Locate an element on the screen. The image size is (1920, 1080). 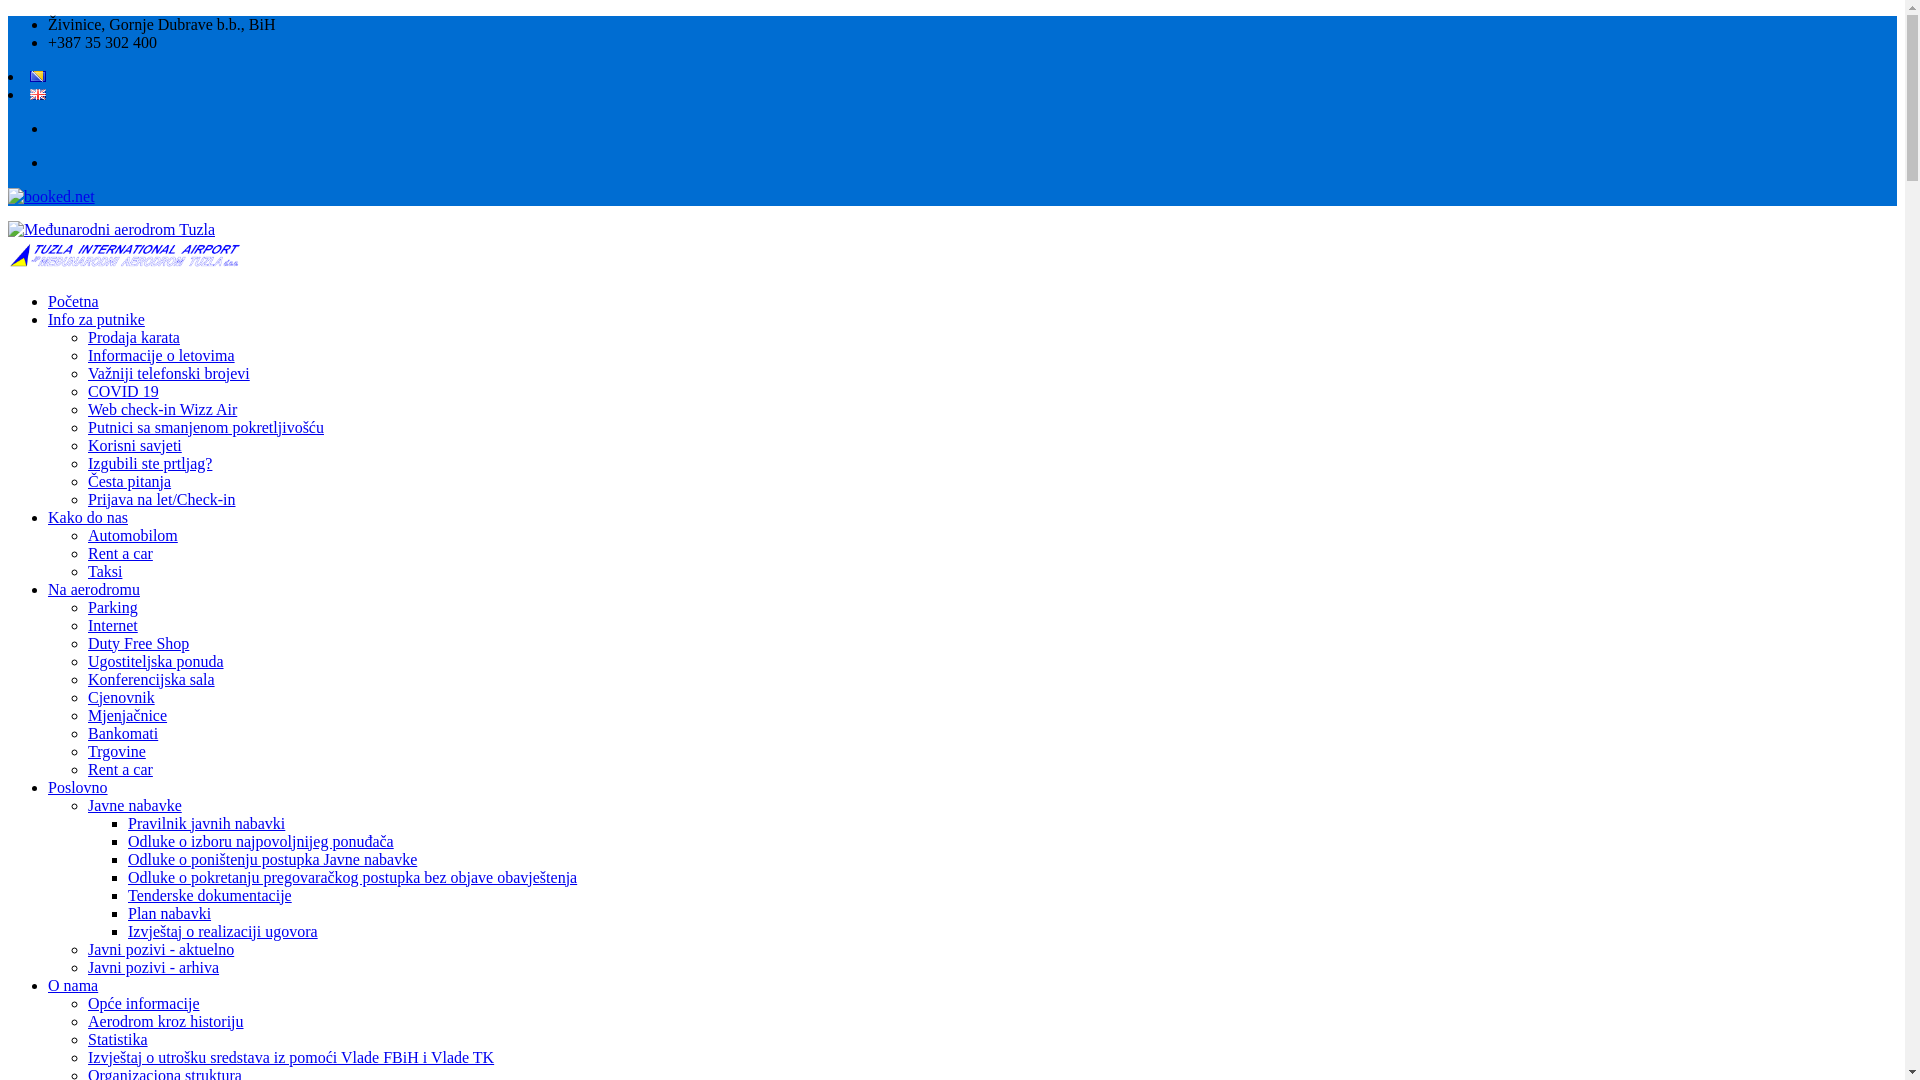
'Duty Free Shop' is located at coordinates (137, 643).